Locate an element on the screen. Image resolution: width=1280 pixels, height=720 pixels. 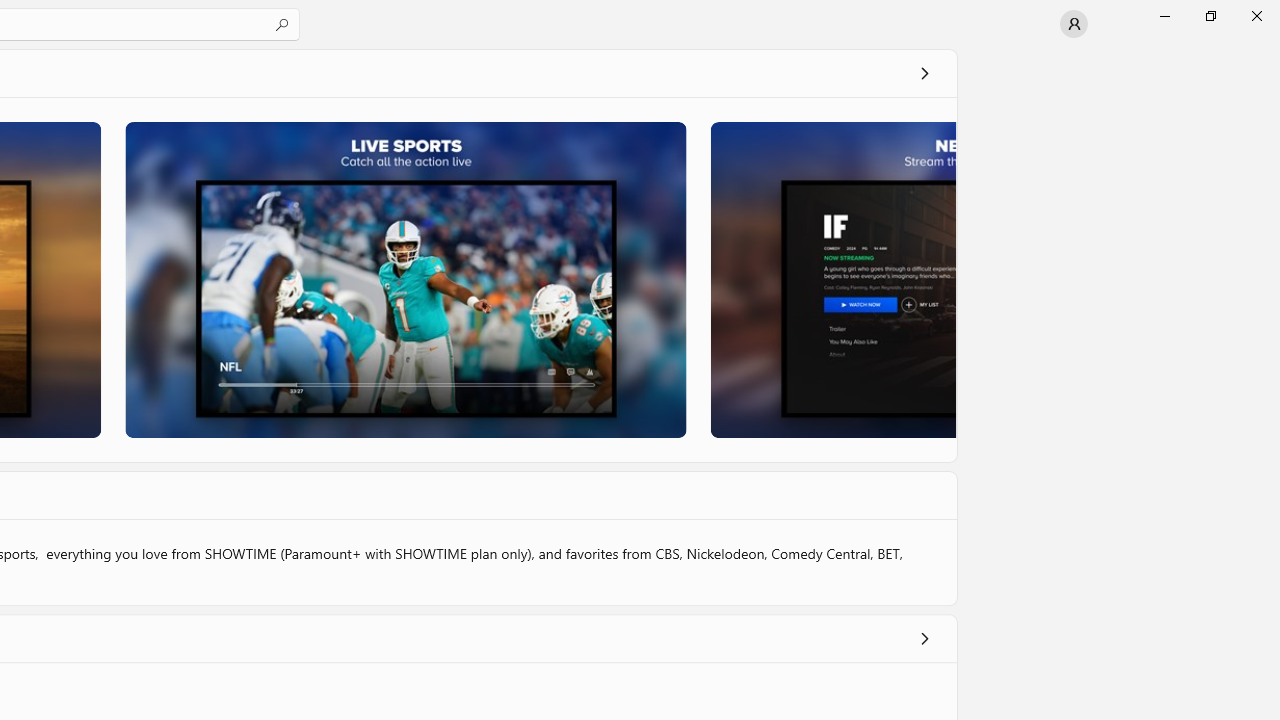
'See all' is located at coordinates (923, 72).